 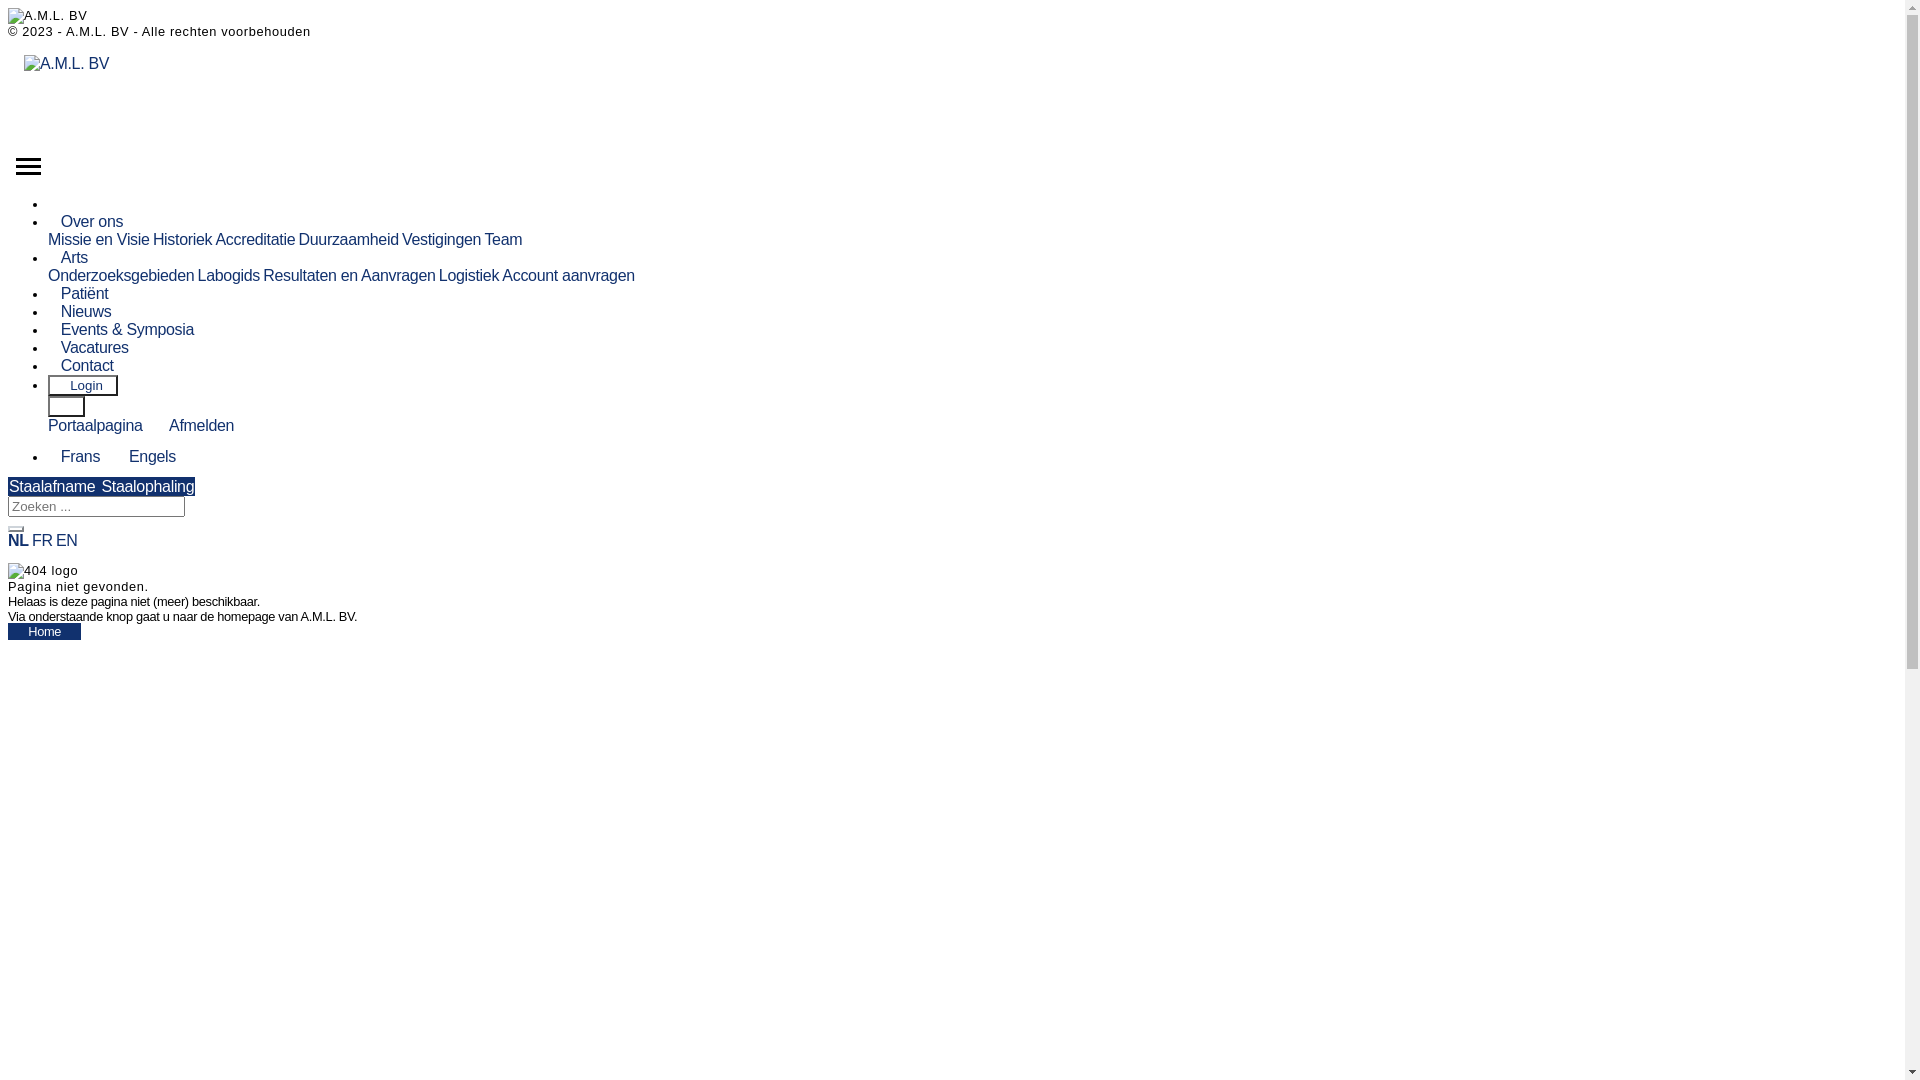 What do you see at coordinates (349, 275) in the screenshot?
I see `'Resultaten en Aanvragen'` at bounding box center [349, 275].